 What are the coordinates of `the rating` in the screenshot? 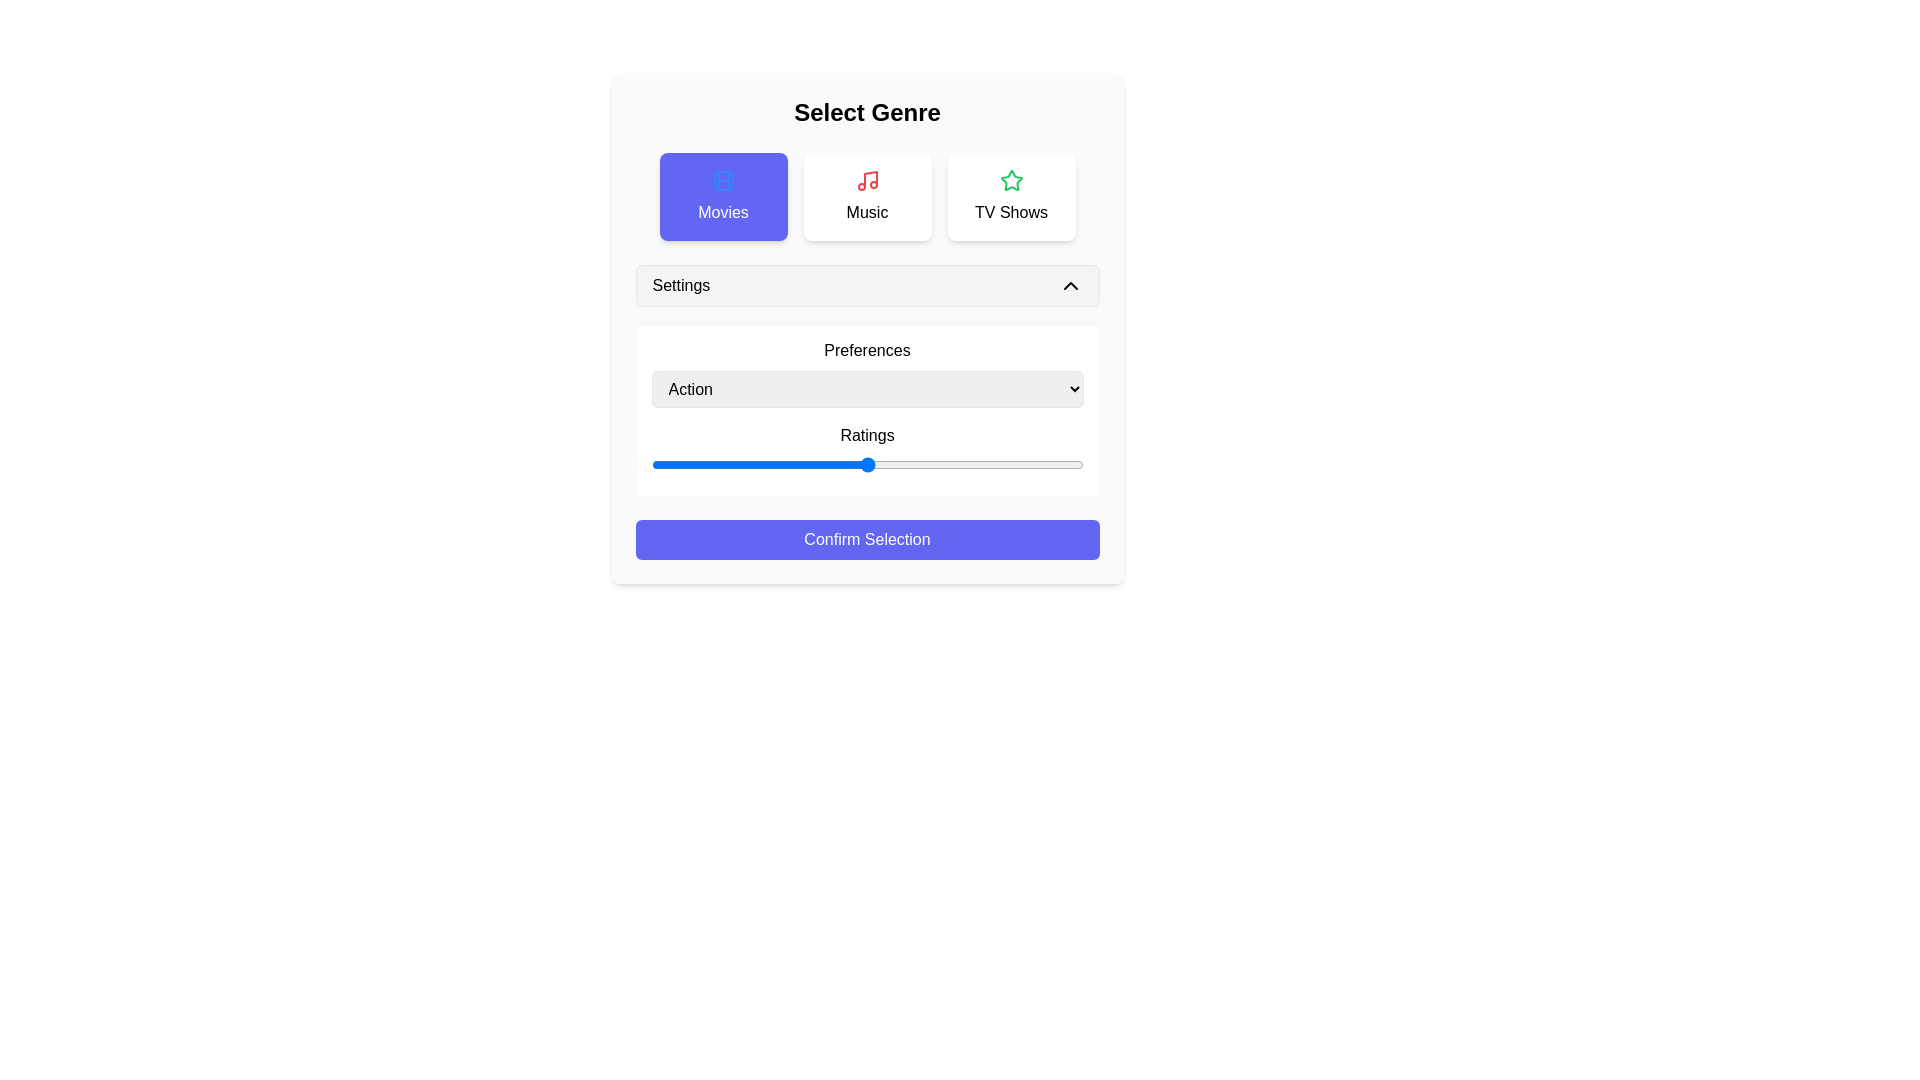 It's located at (711, 465).